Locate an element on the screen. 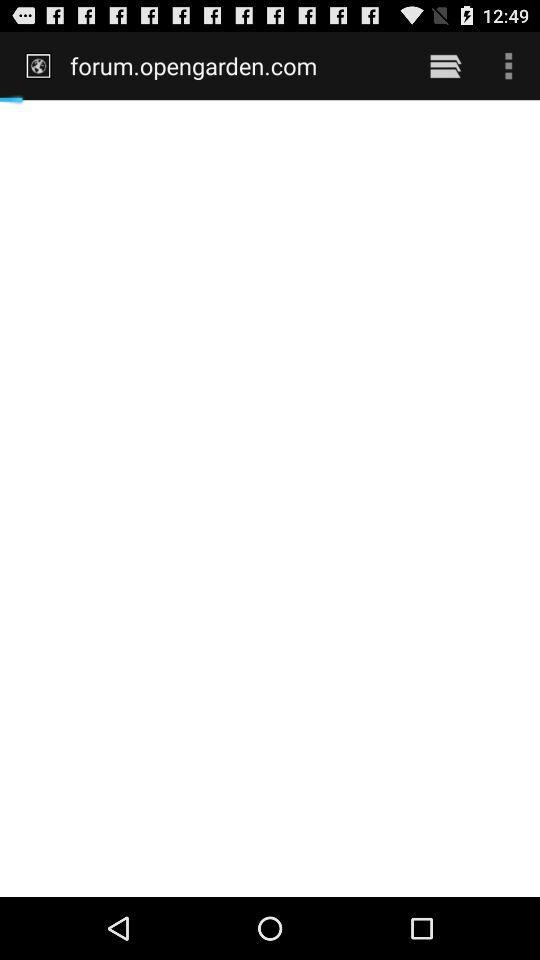  icon at the center is located at coordinates (270, 497).